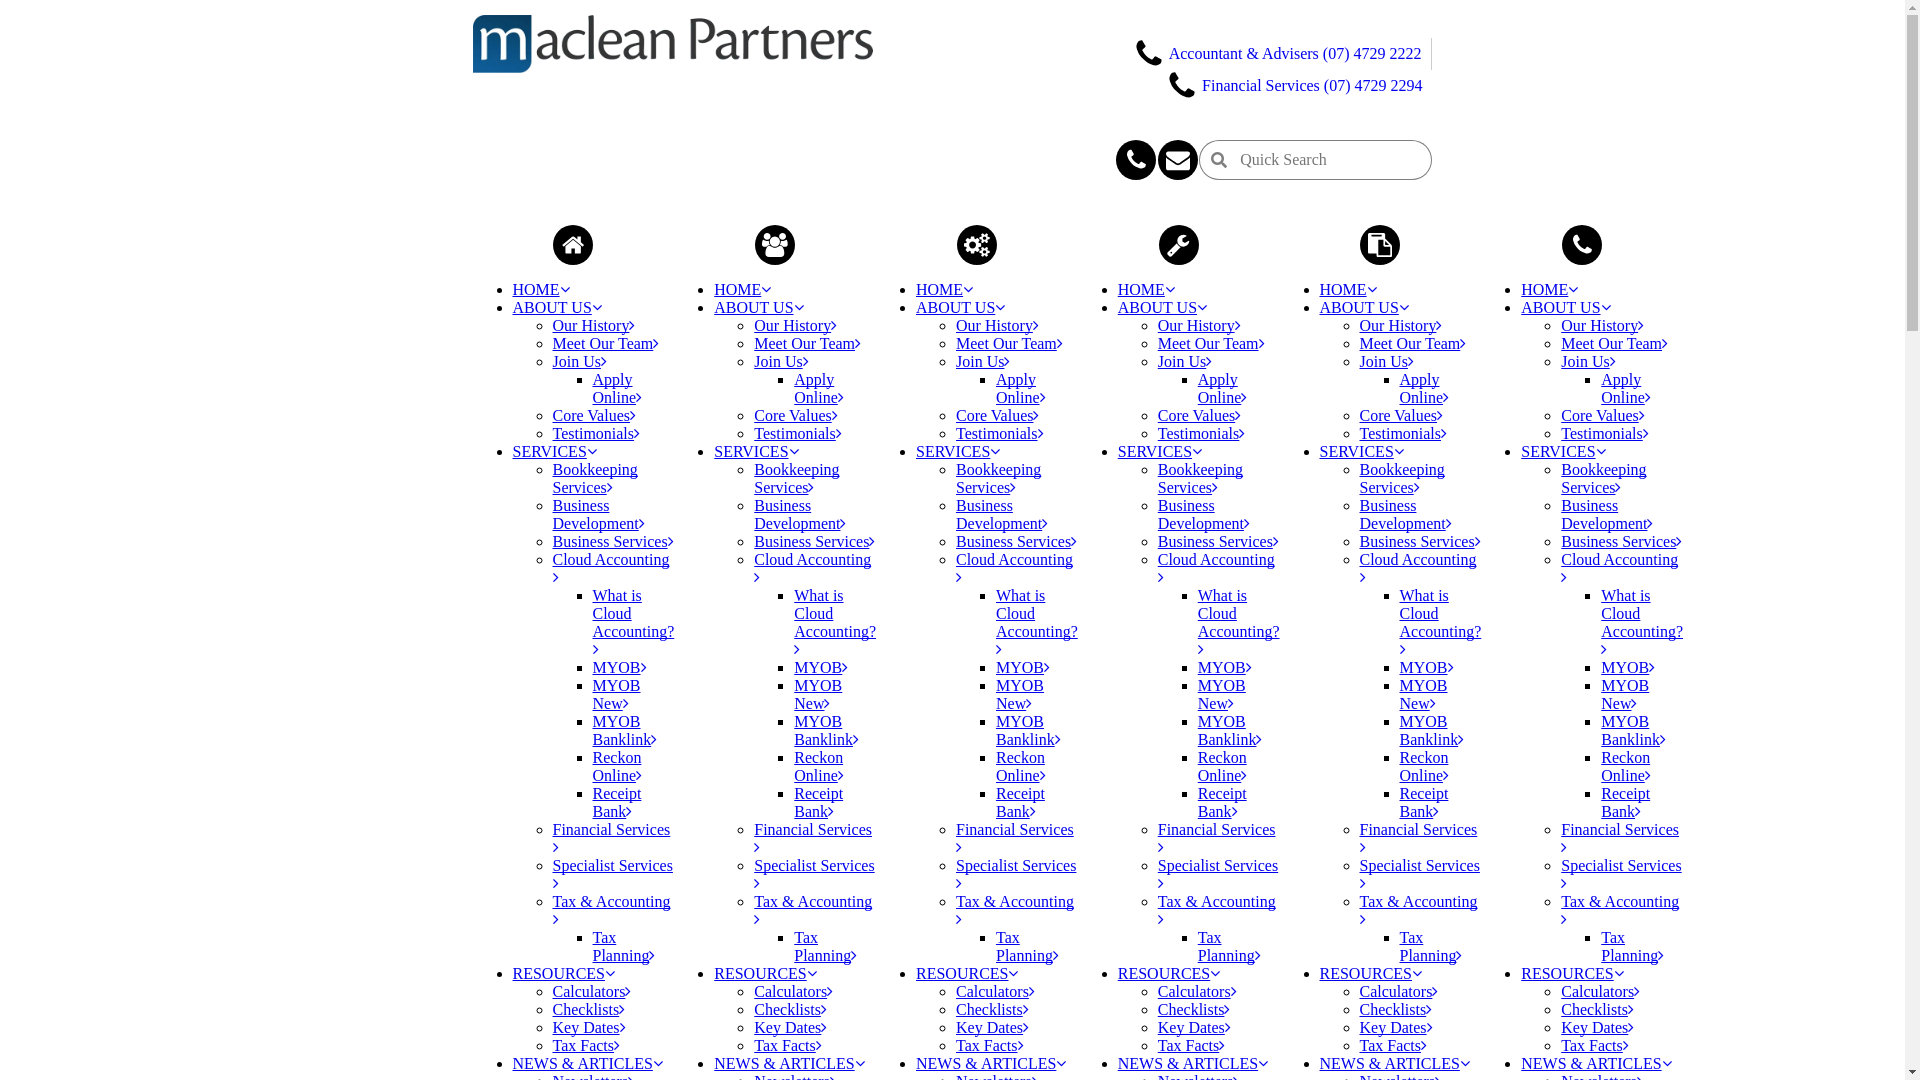 The height and width of the screenshot is (1080, 1920). What do you see at coordinates (1620, 838) in the screenshot?
I see `'Financial Services'` at bounding box center [1620, 838].